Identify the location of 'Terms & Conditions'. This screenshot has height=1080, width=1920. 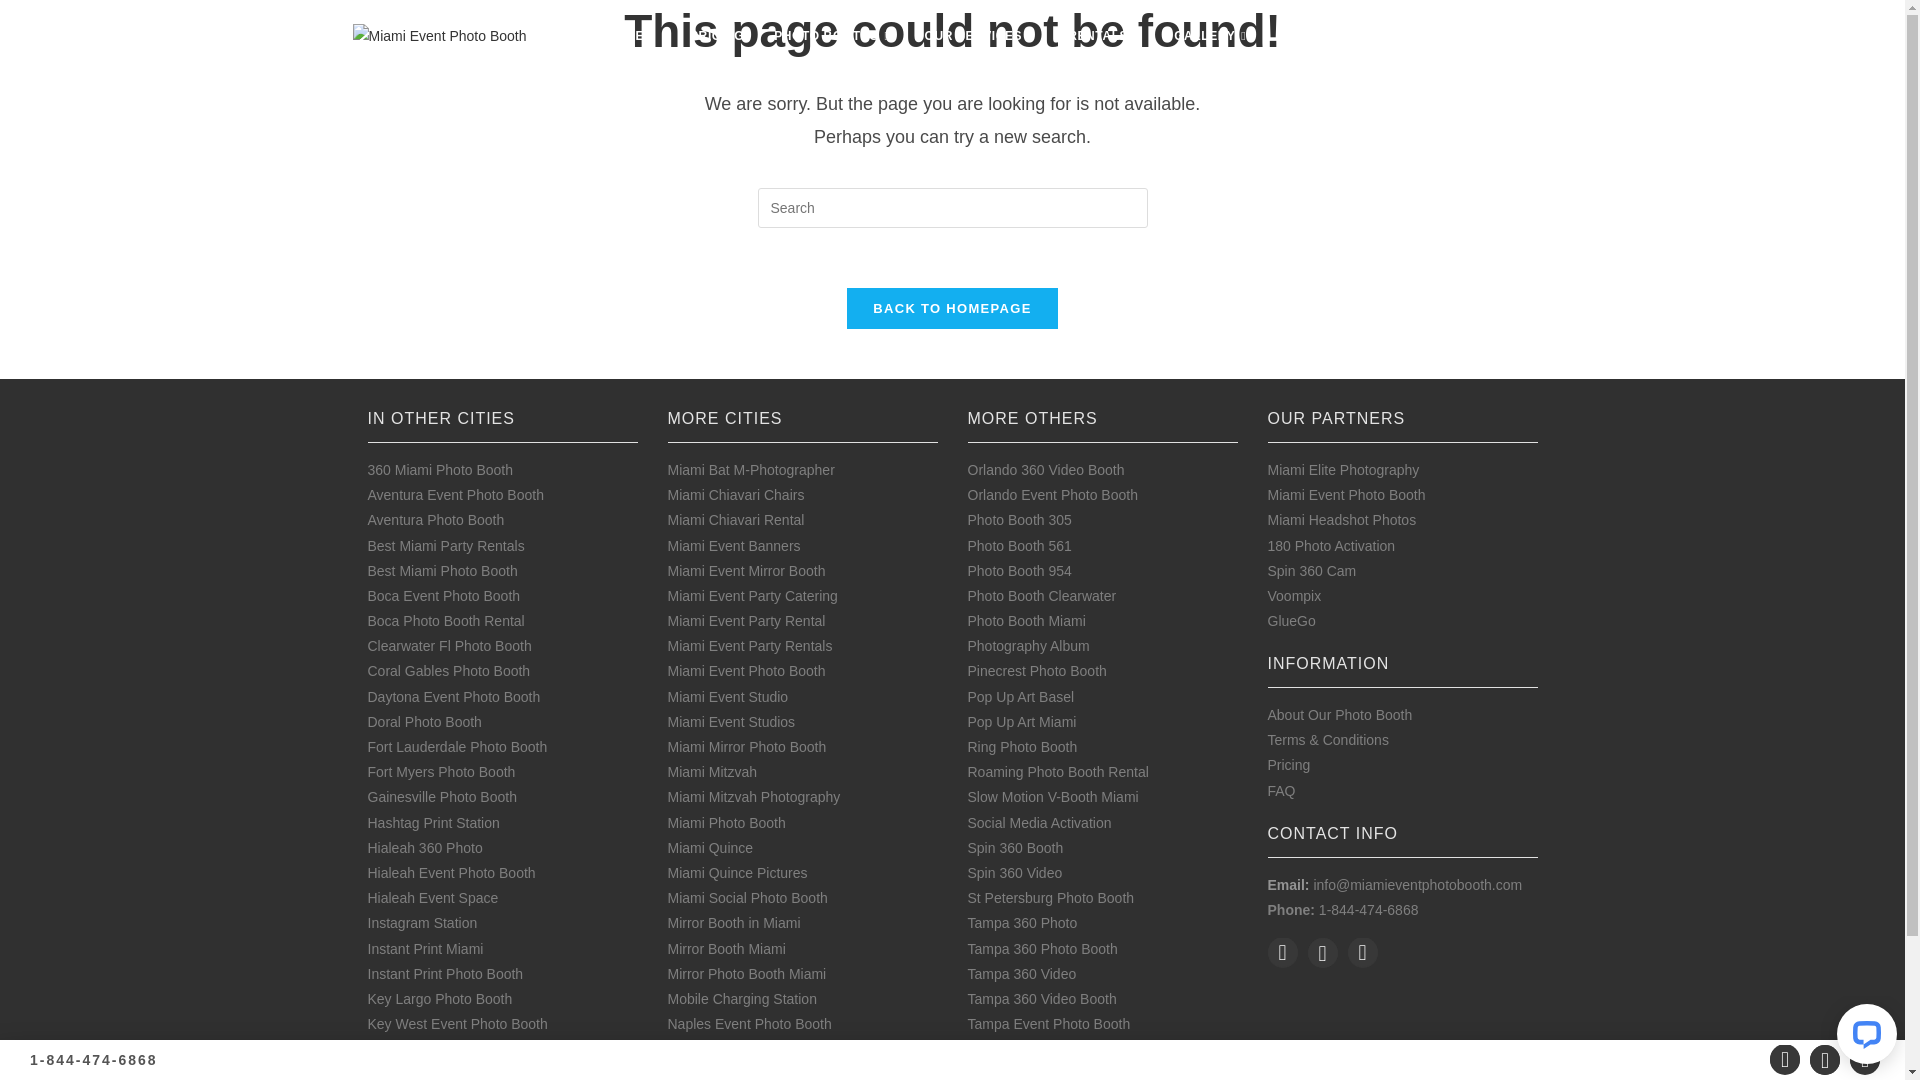
(1266, 740).